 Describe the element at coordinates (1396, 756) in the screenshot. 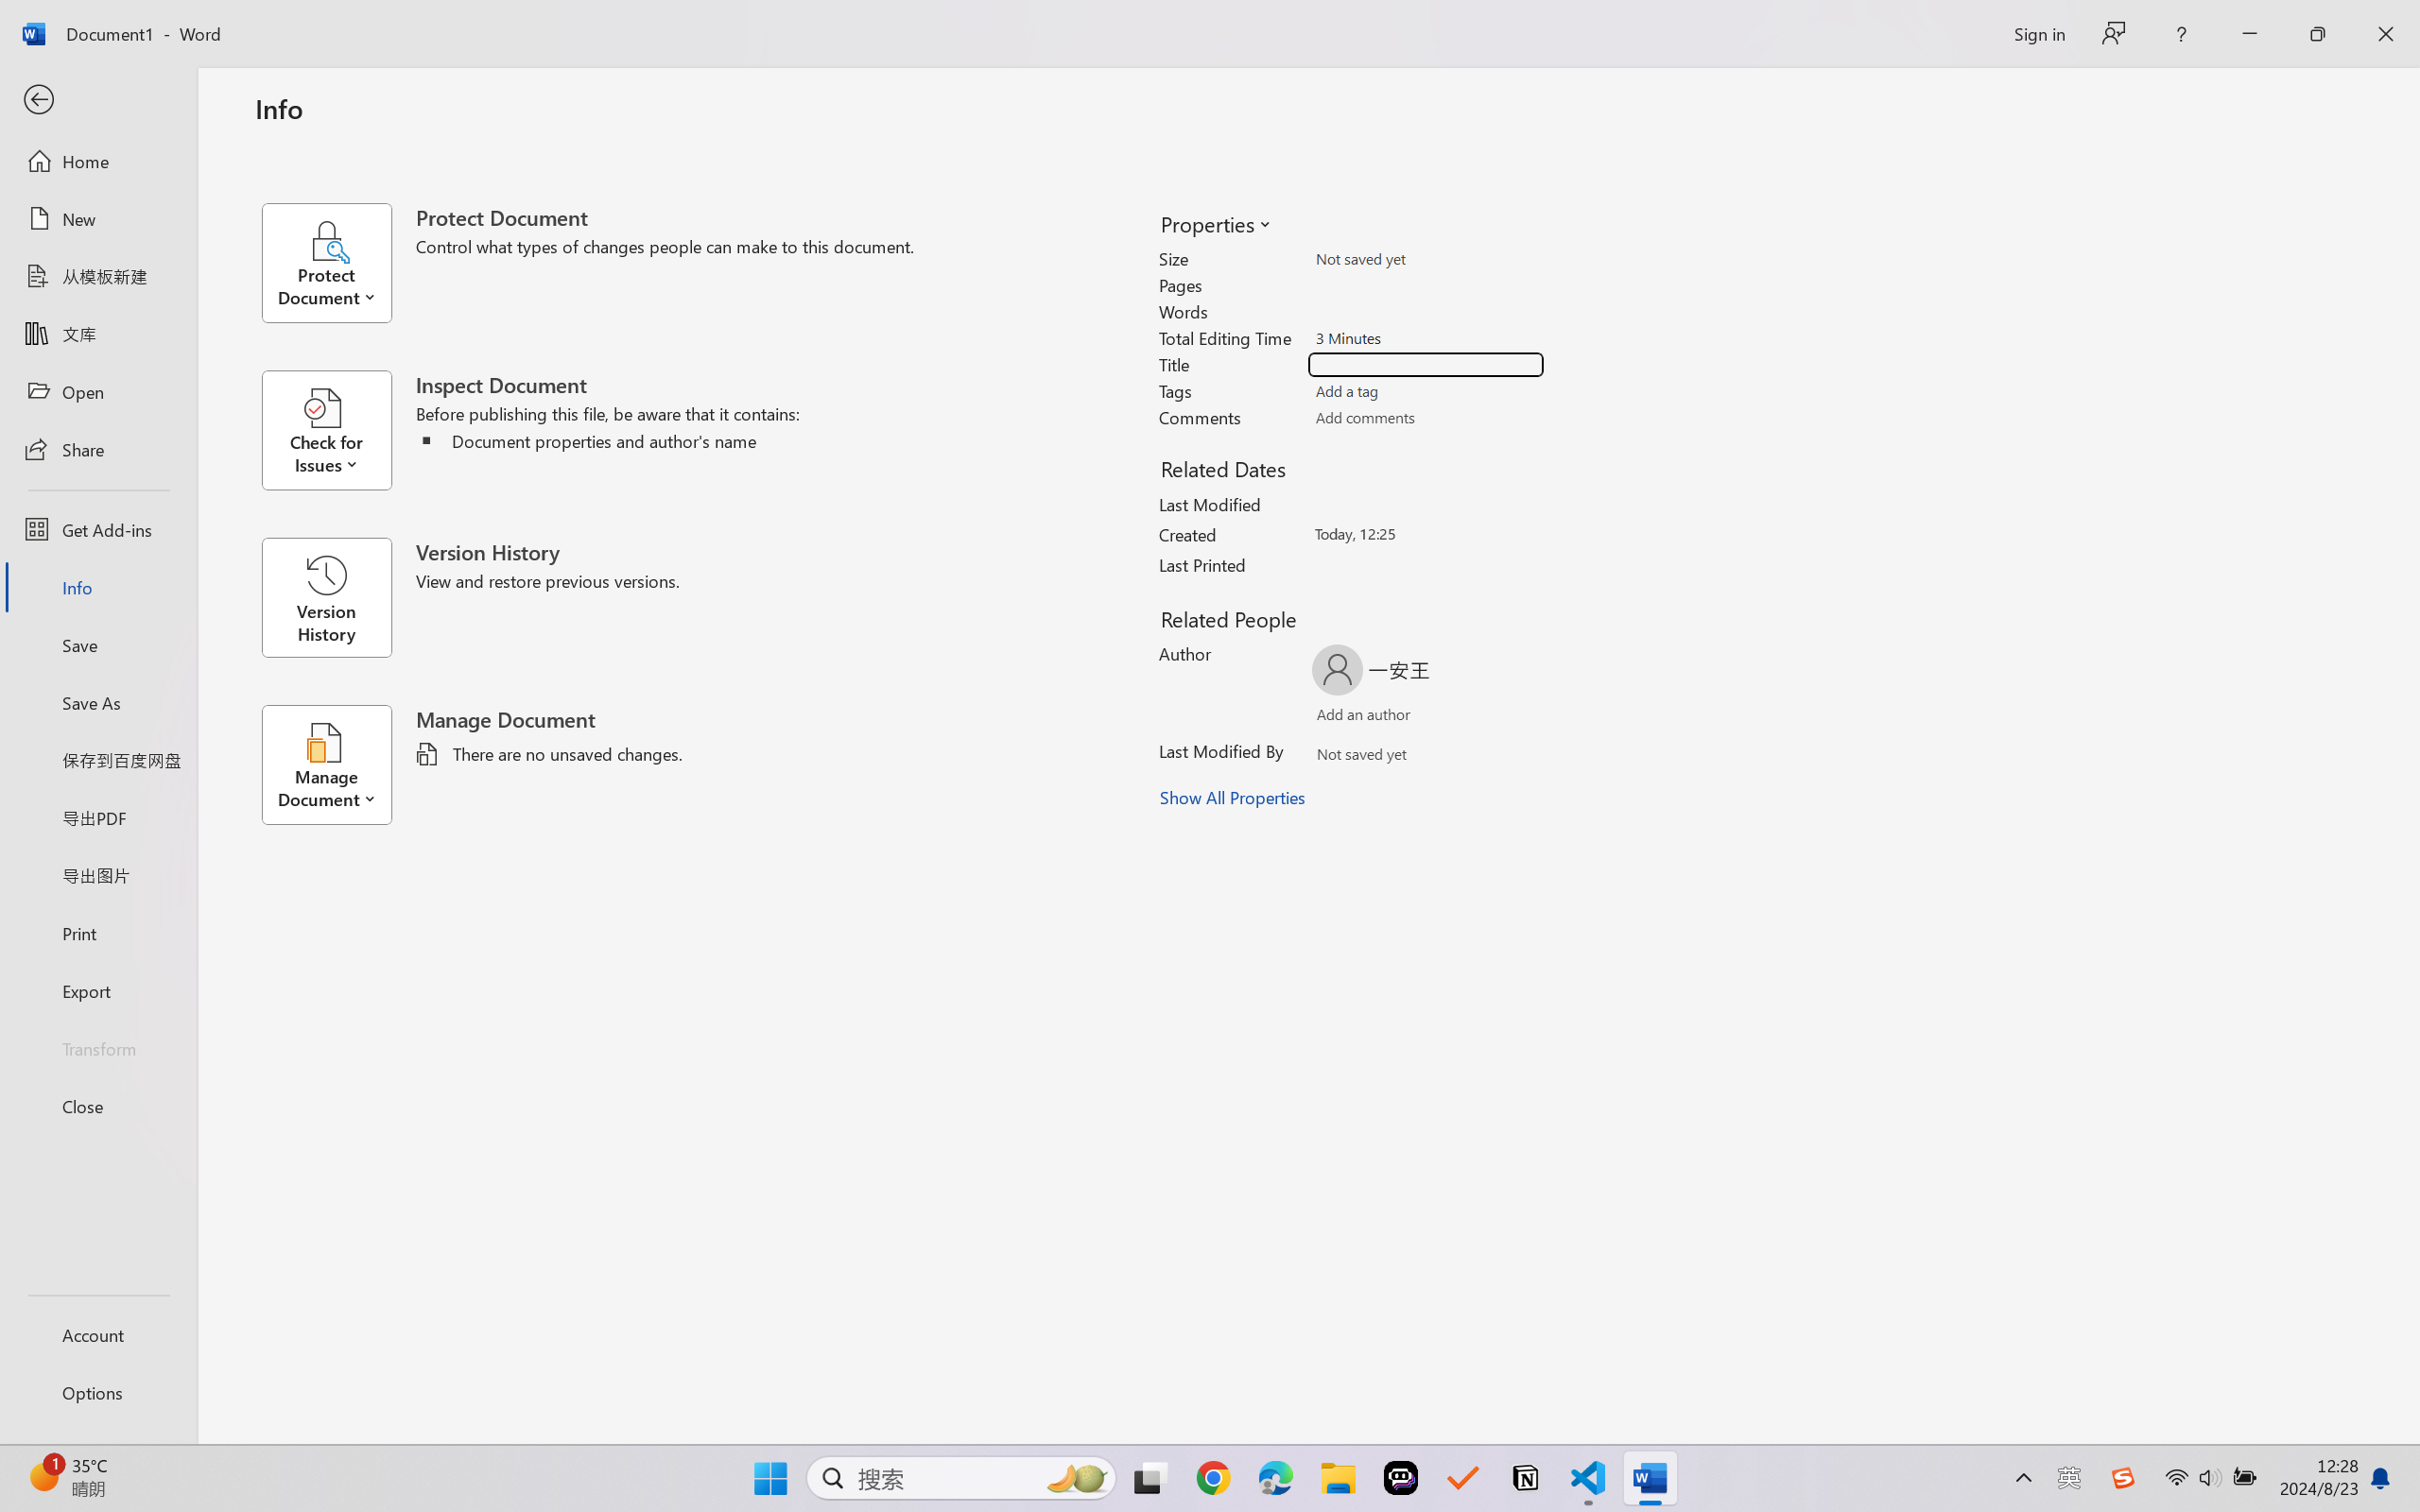

I see `'Verify Names'` at that location.